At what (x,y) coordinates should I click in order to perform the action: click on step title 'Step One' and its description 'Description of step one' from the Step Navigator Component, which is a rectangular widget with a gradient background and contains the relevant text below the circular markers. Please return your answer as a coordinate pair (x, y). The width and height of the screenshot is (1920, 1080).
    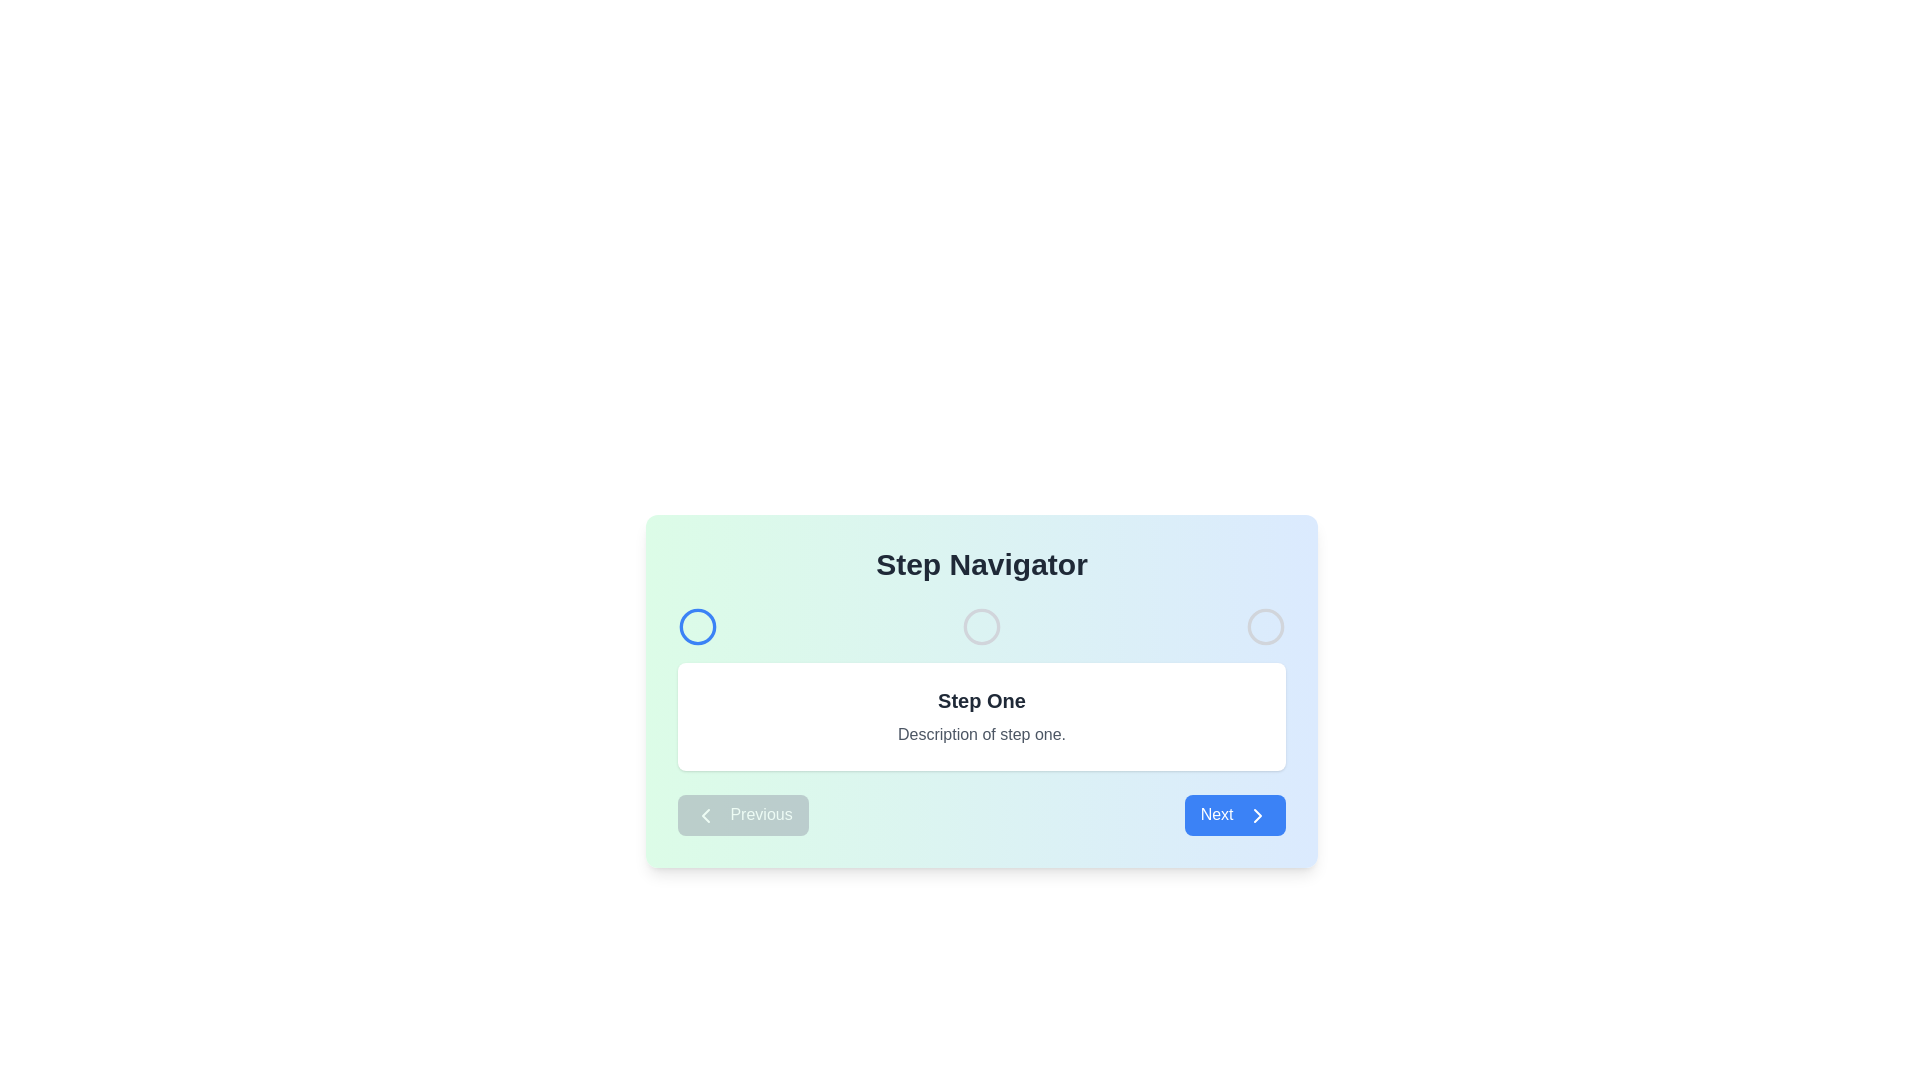
    Looking at the image, I should click on (982, 689).